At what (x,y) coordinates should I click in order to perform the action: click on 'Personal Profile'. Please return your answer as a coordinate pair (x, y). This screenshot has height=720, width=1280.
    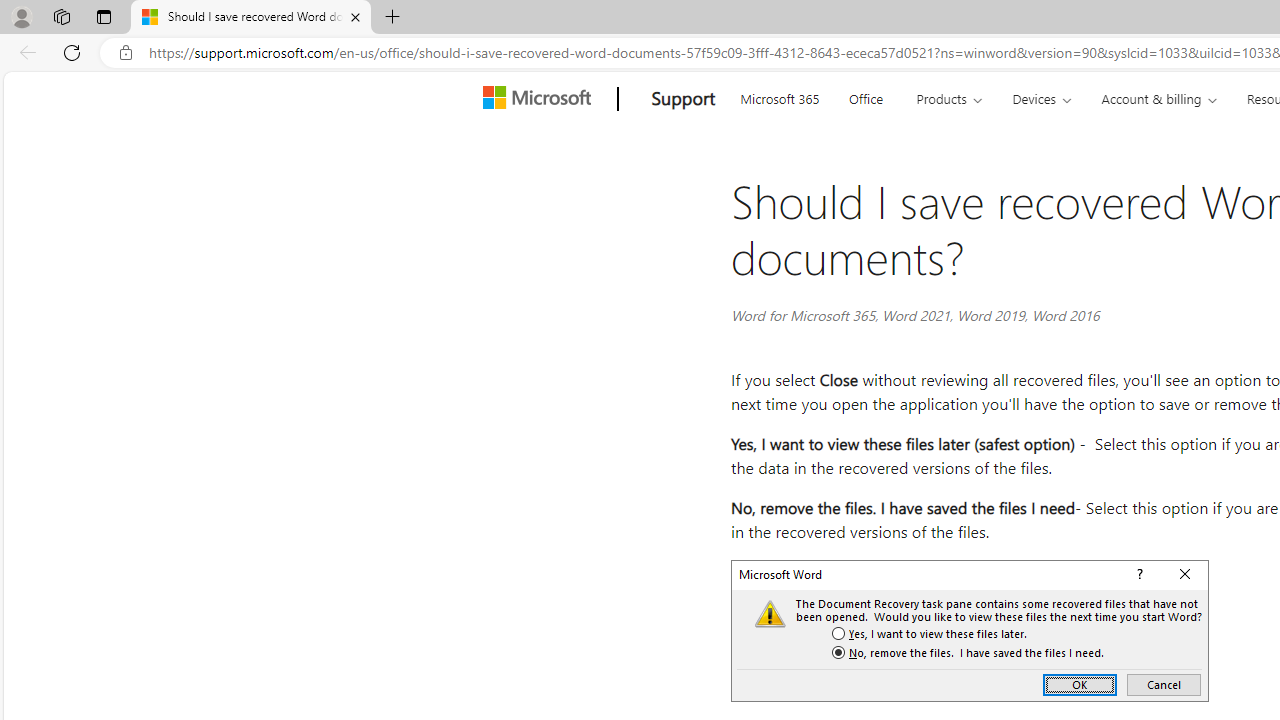
    Looking at the image, I should click on (21, 16).